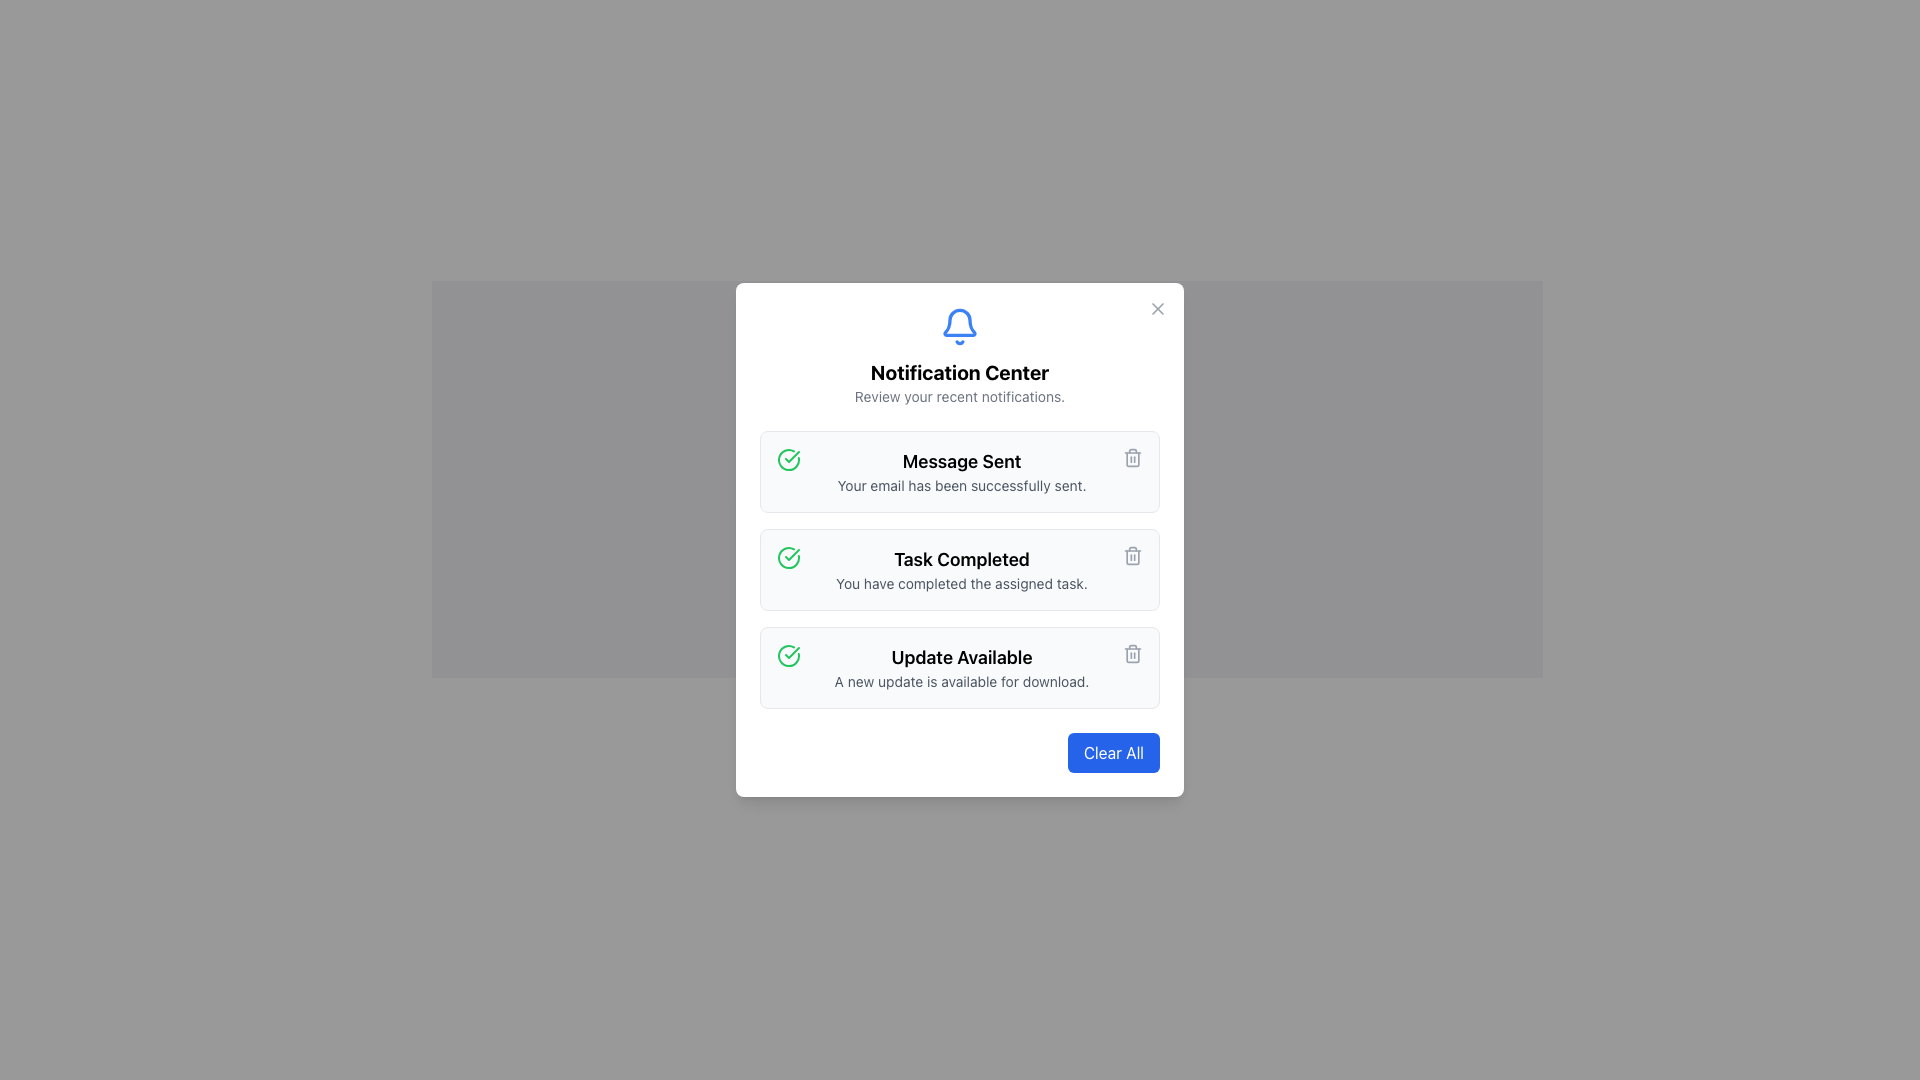 The width and height of the screenshot is (1920, 1080). What do you see at coordinates (961, 667) in the screenshot?
I see `text content of the third notification in the Notification Center, which displays information about a new update being available` at bounding box center [961, 667].